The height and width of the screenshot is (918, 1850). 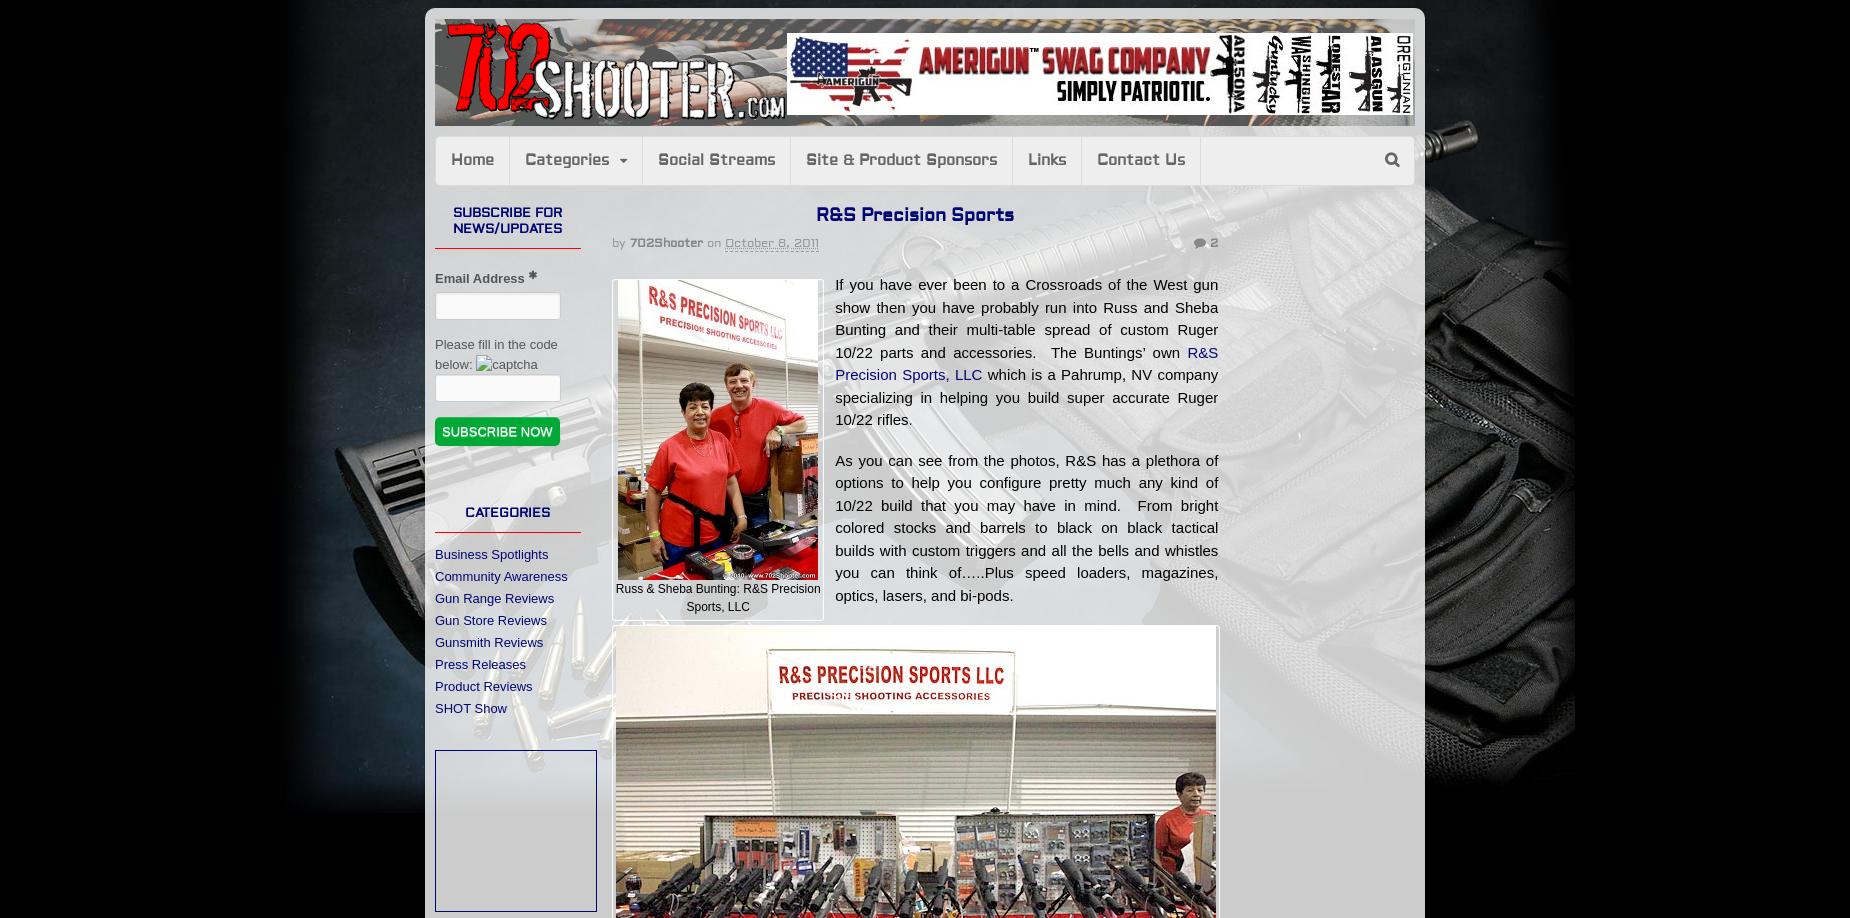 What do you see at coordinates (713, 241) in the screenshot?
I see `'on'` at bounding box center [713, 241].